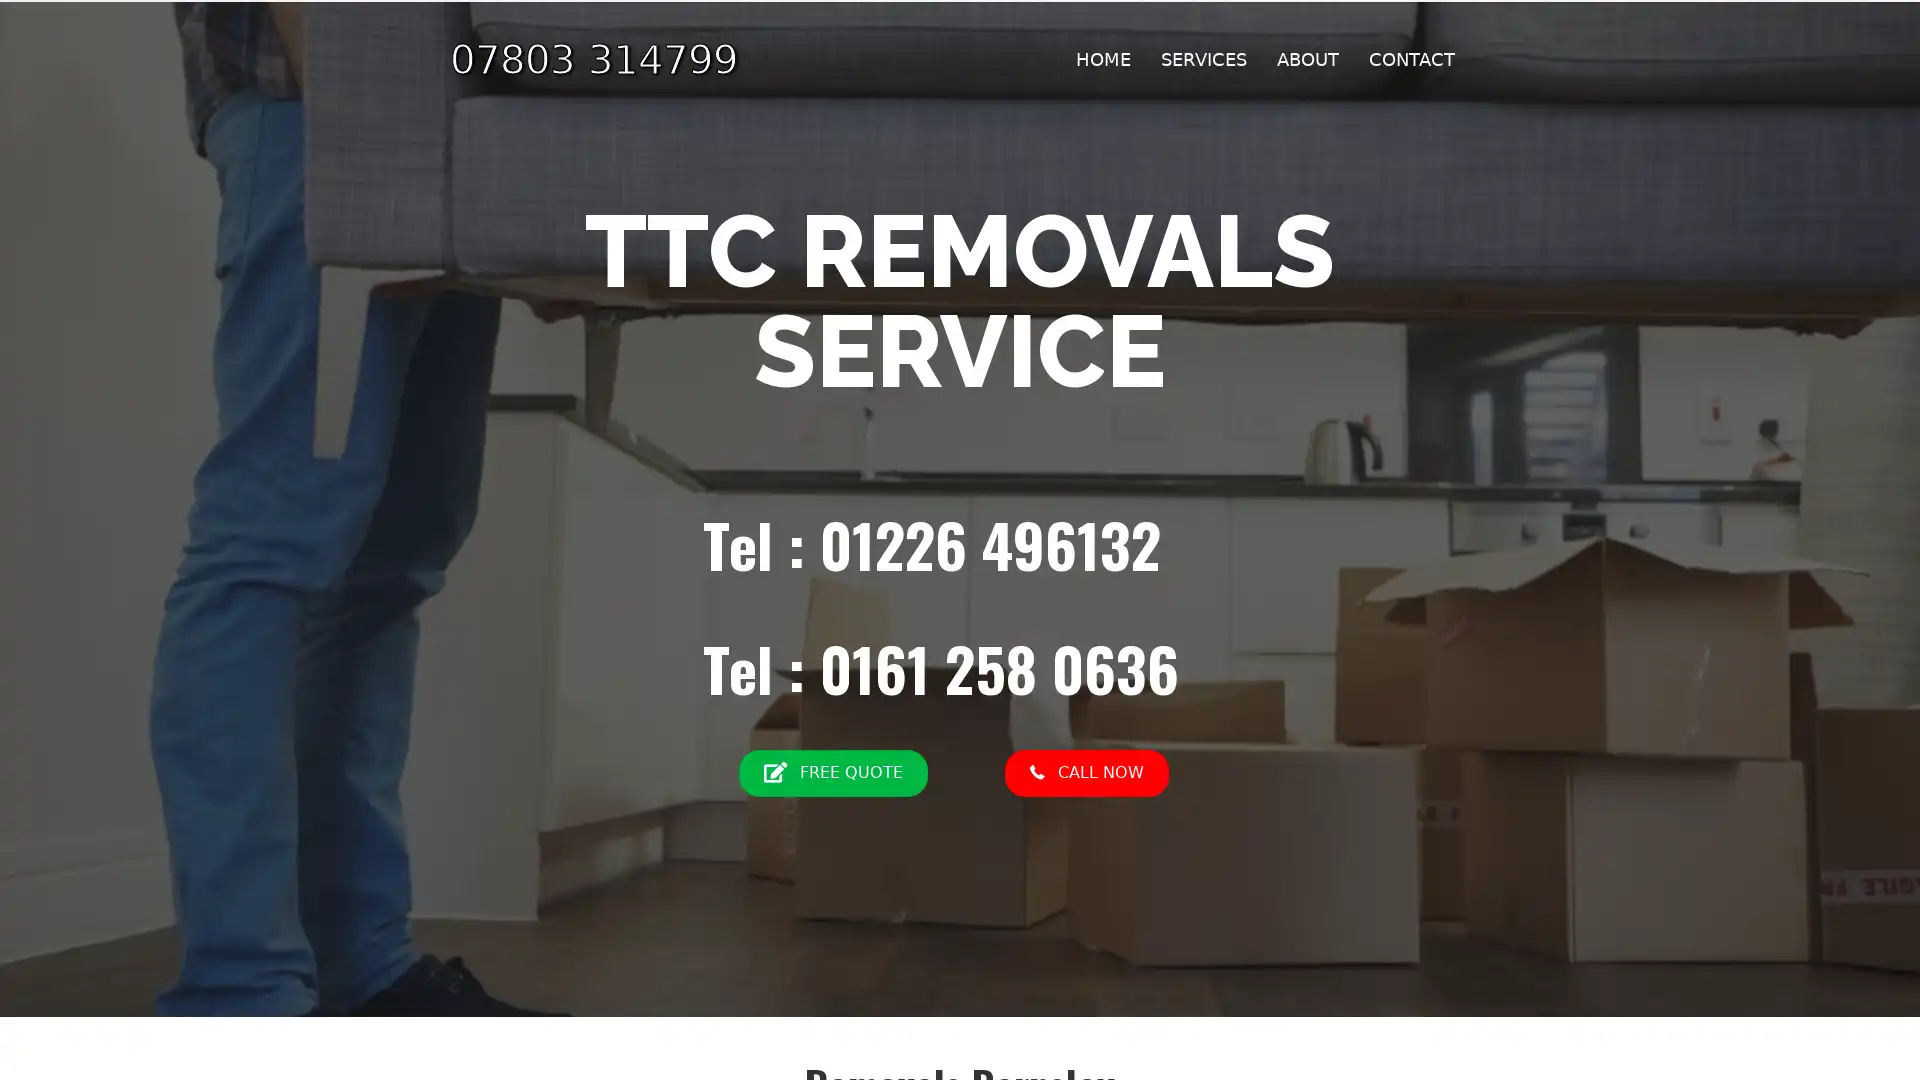 The height and width of the screenshot is (1080, 1920). What do you see at coordinates (832, 771) in the screenshot?
I see `FREE QUOTE` at bounding box center [832, 771].